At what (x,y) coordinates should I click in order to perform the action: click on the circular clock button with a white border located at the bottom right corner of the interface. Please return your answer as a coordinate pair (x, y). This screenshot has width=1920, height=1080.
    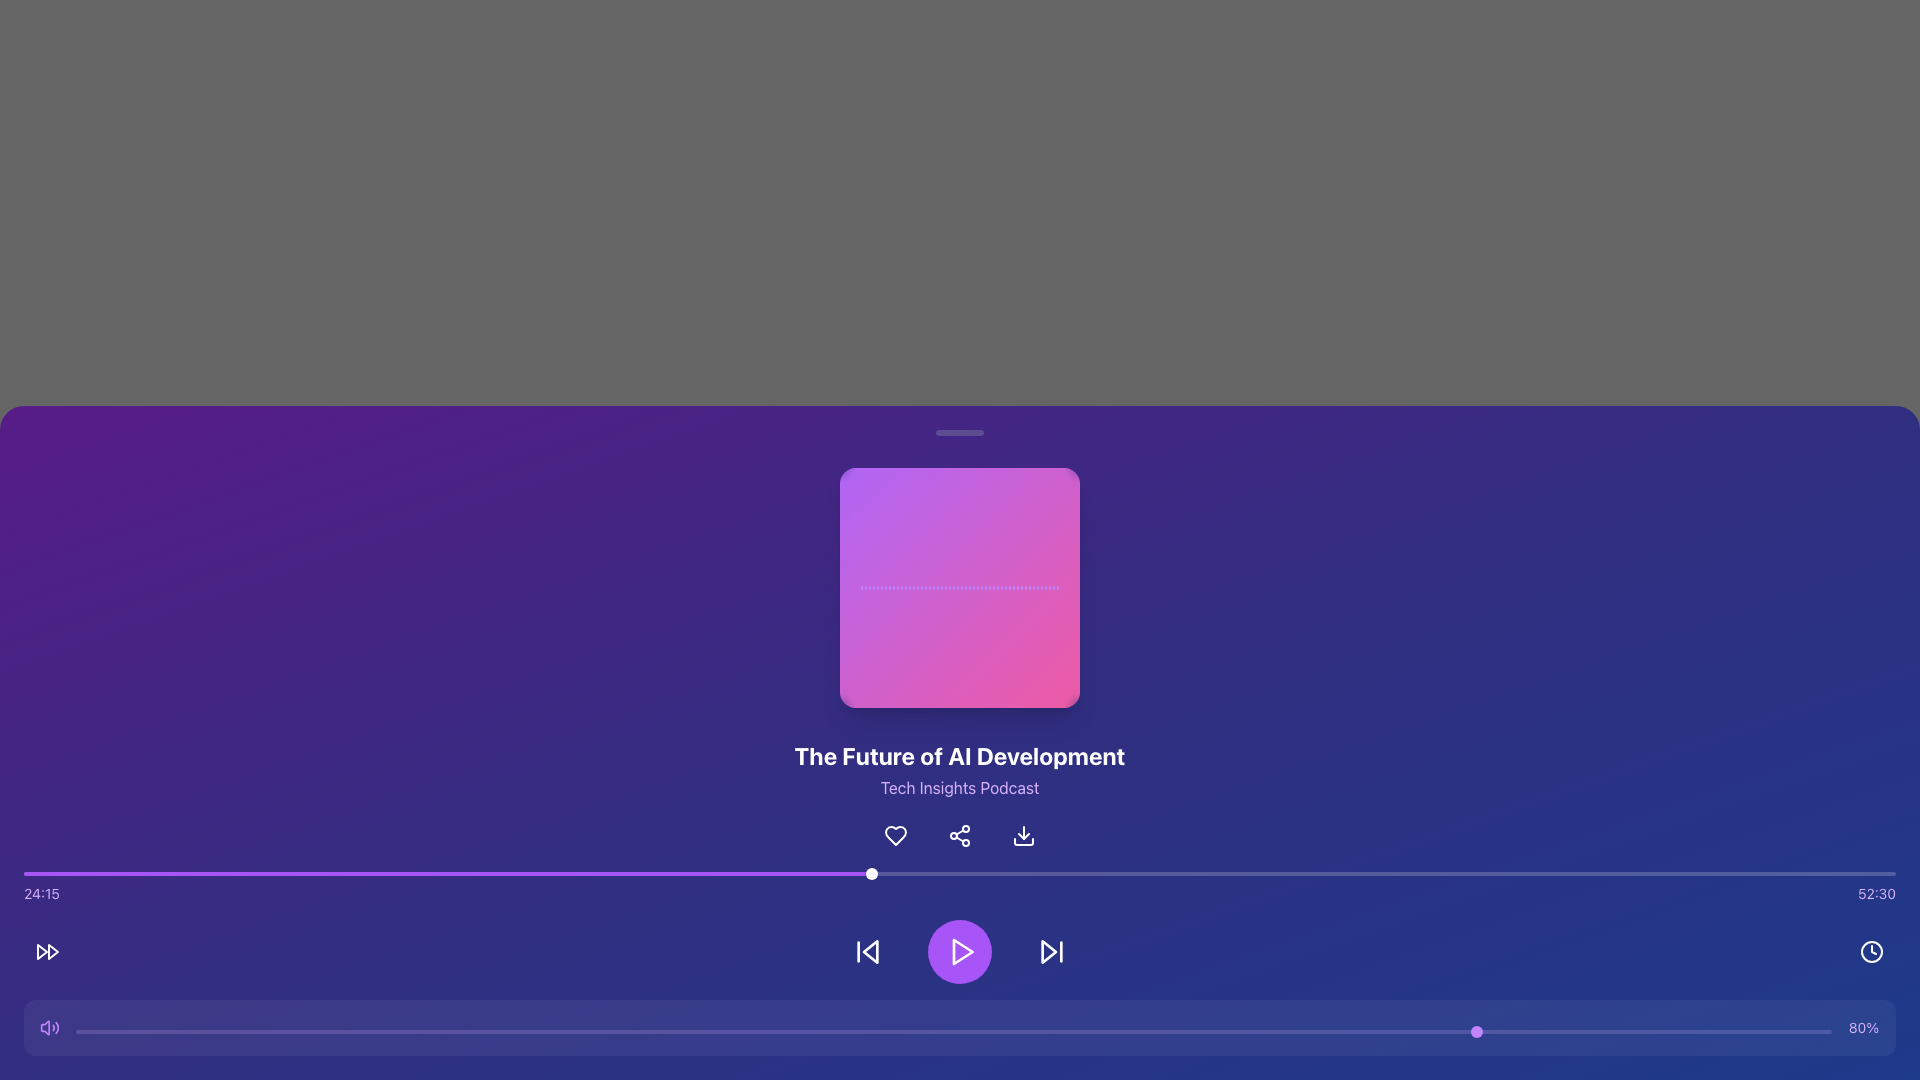
    Looking at the image, I should click on (1871, 951).